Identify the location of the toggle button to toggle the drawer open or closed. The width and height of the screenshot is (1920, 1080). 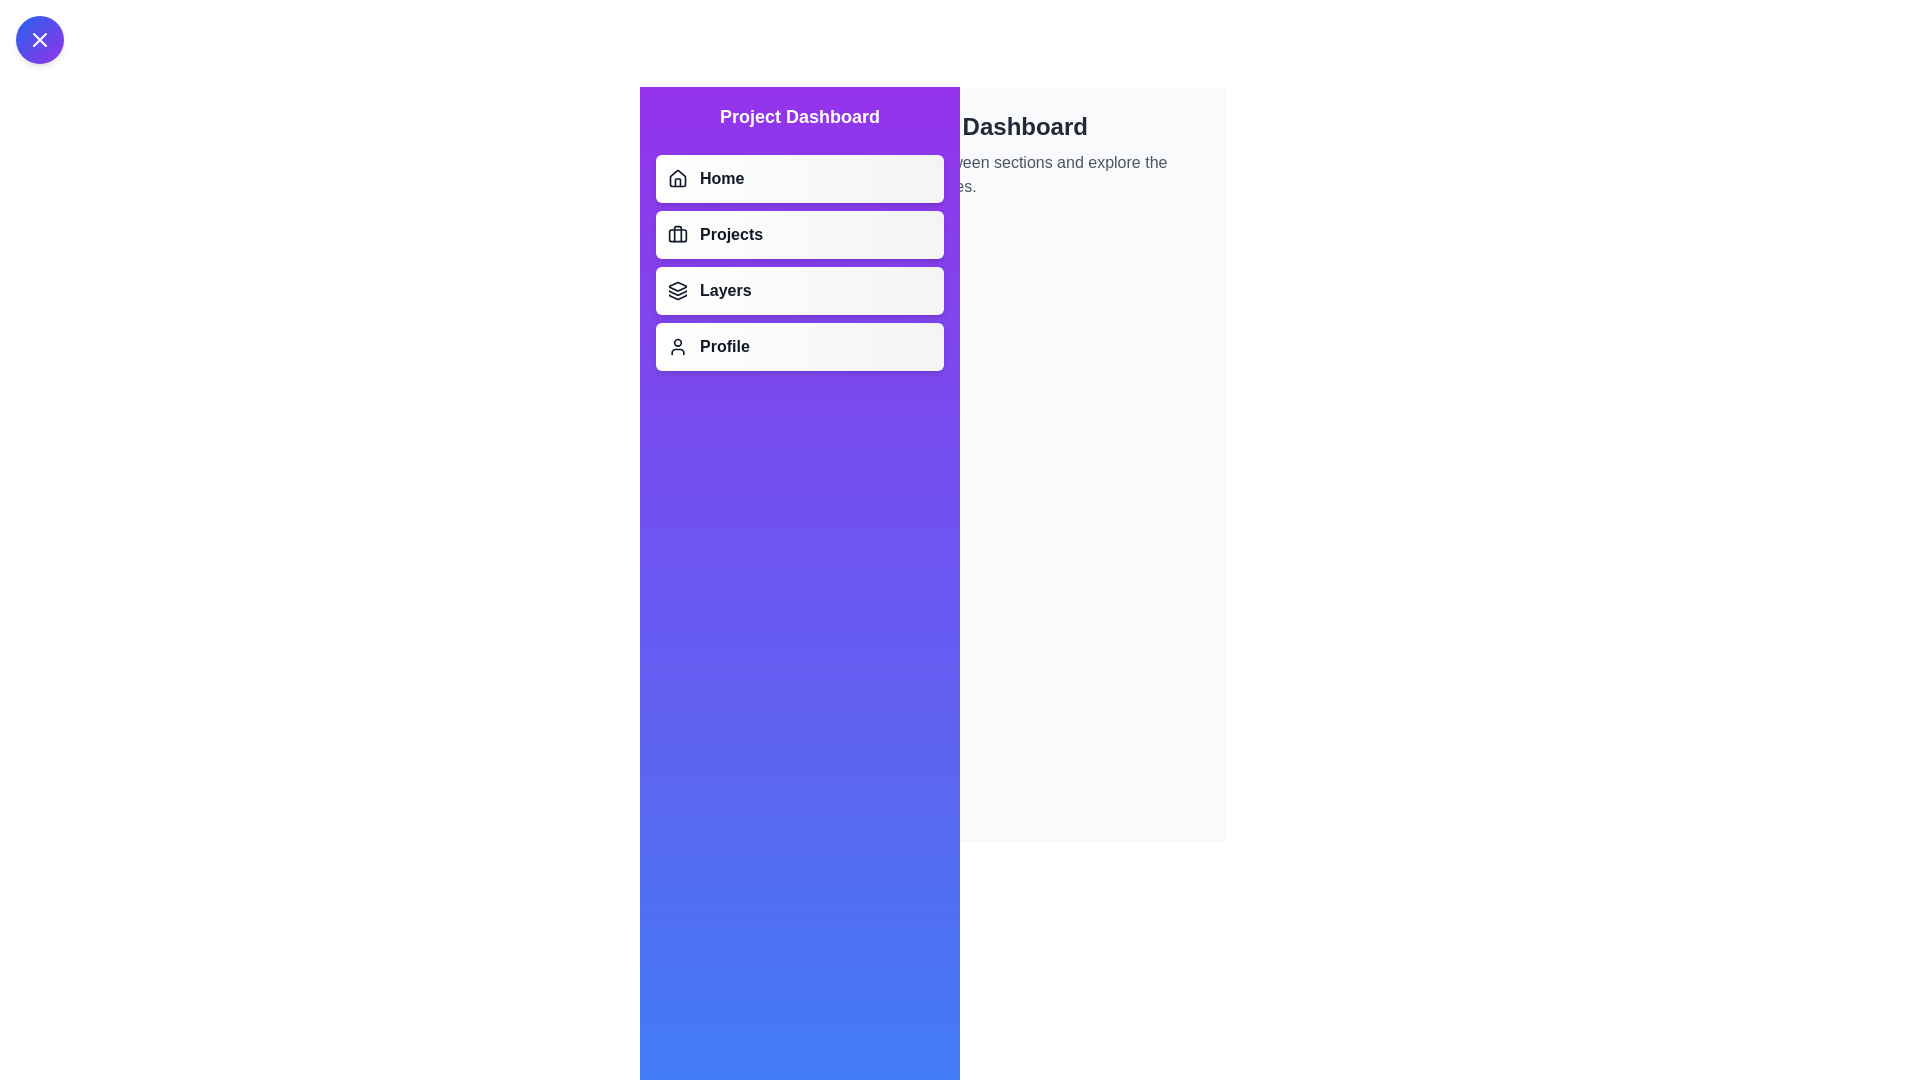
(39, 39).